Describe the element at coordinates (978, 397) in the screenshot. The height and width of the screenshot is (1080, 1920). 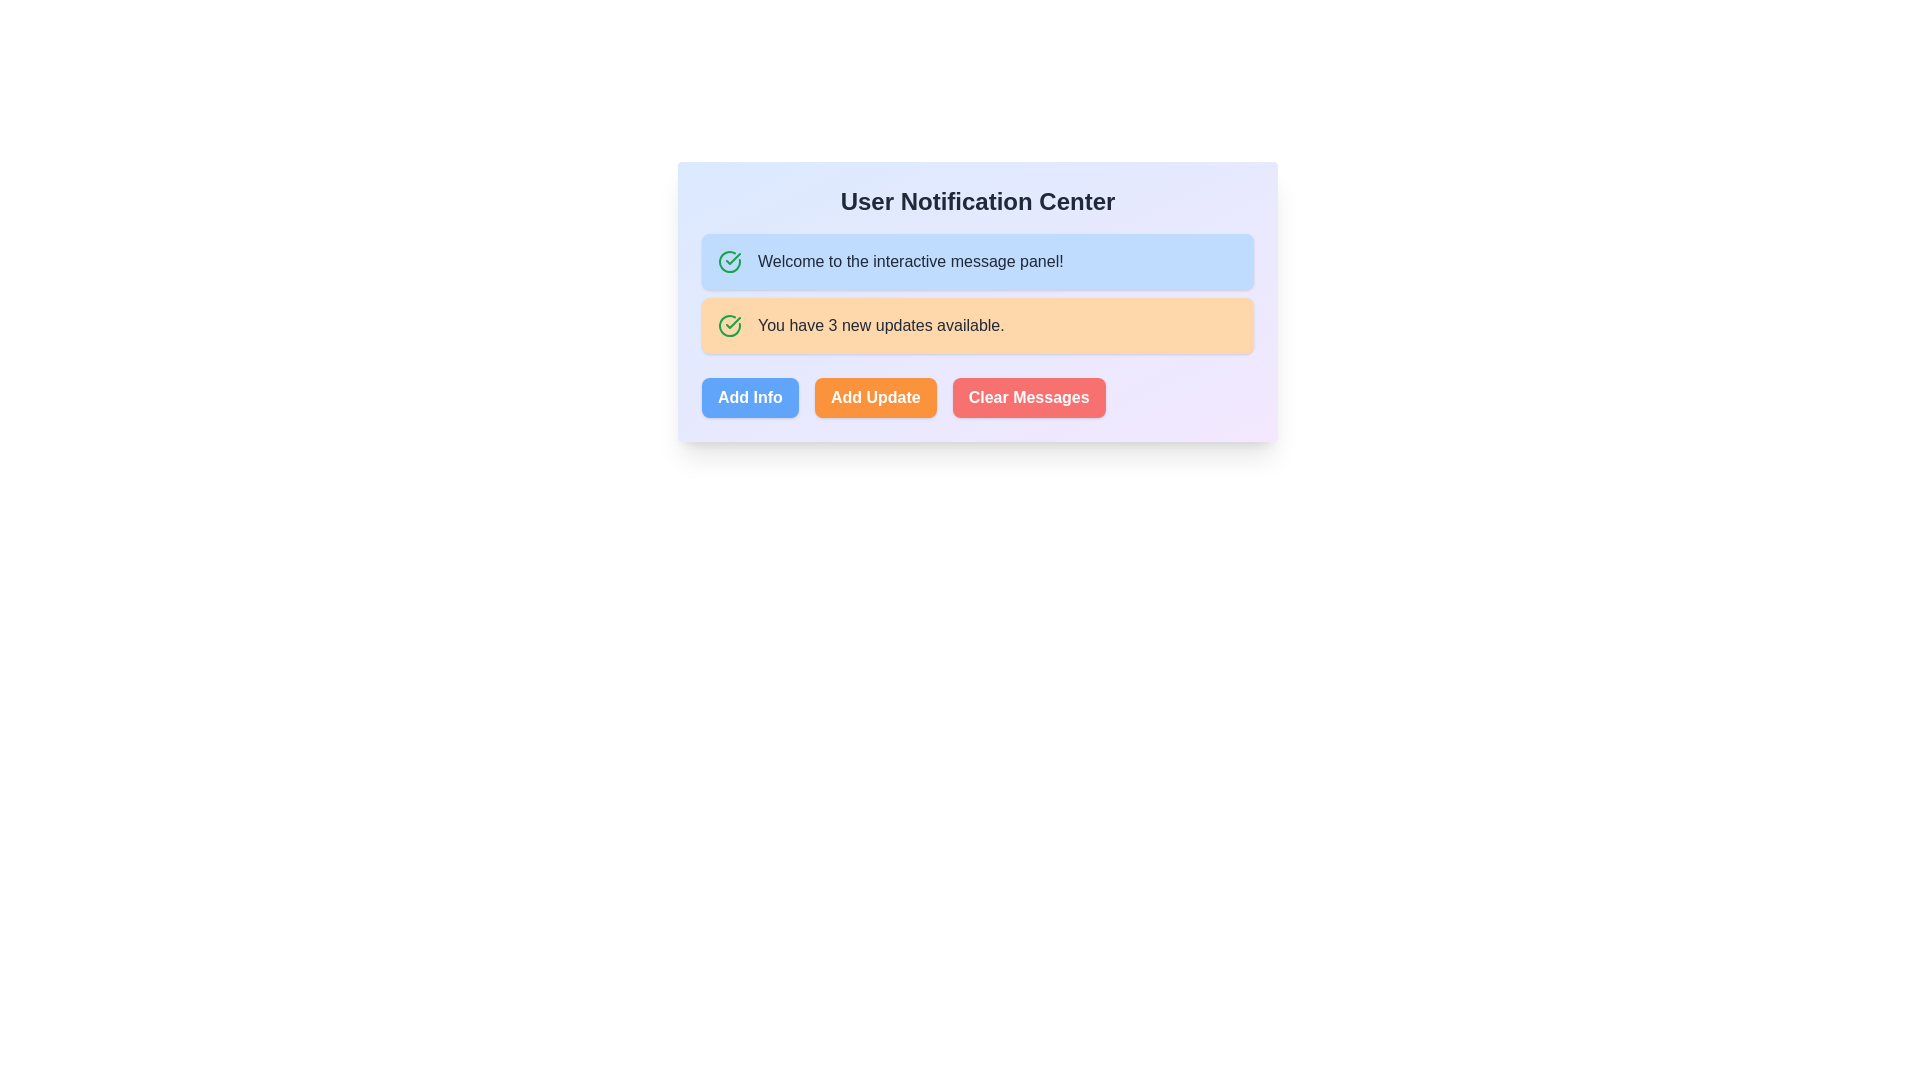
I see `the 'Clear Messages' button located in the group of buttons at the bottom of the 'User Notification Center' panel` at that location.